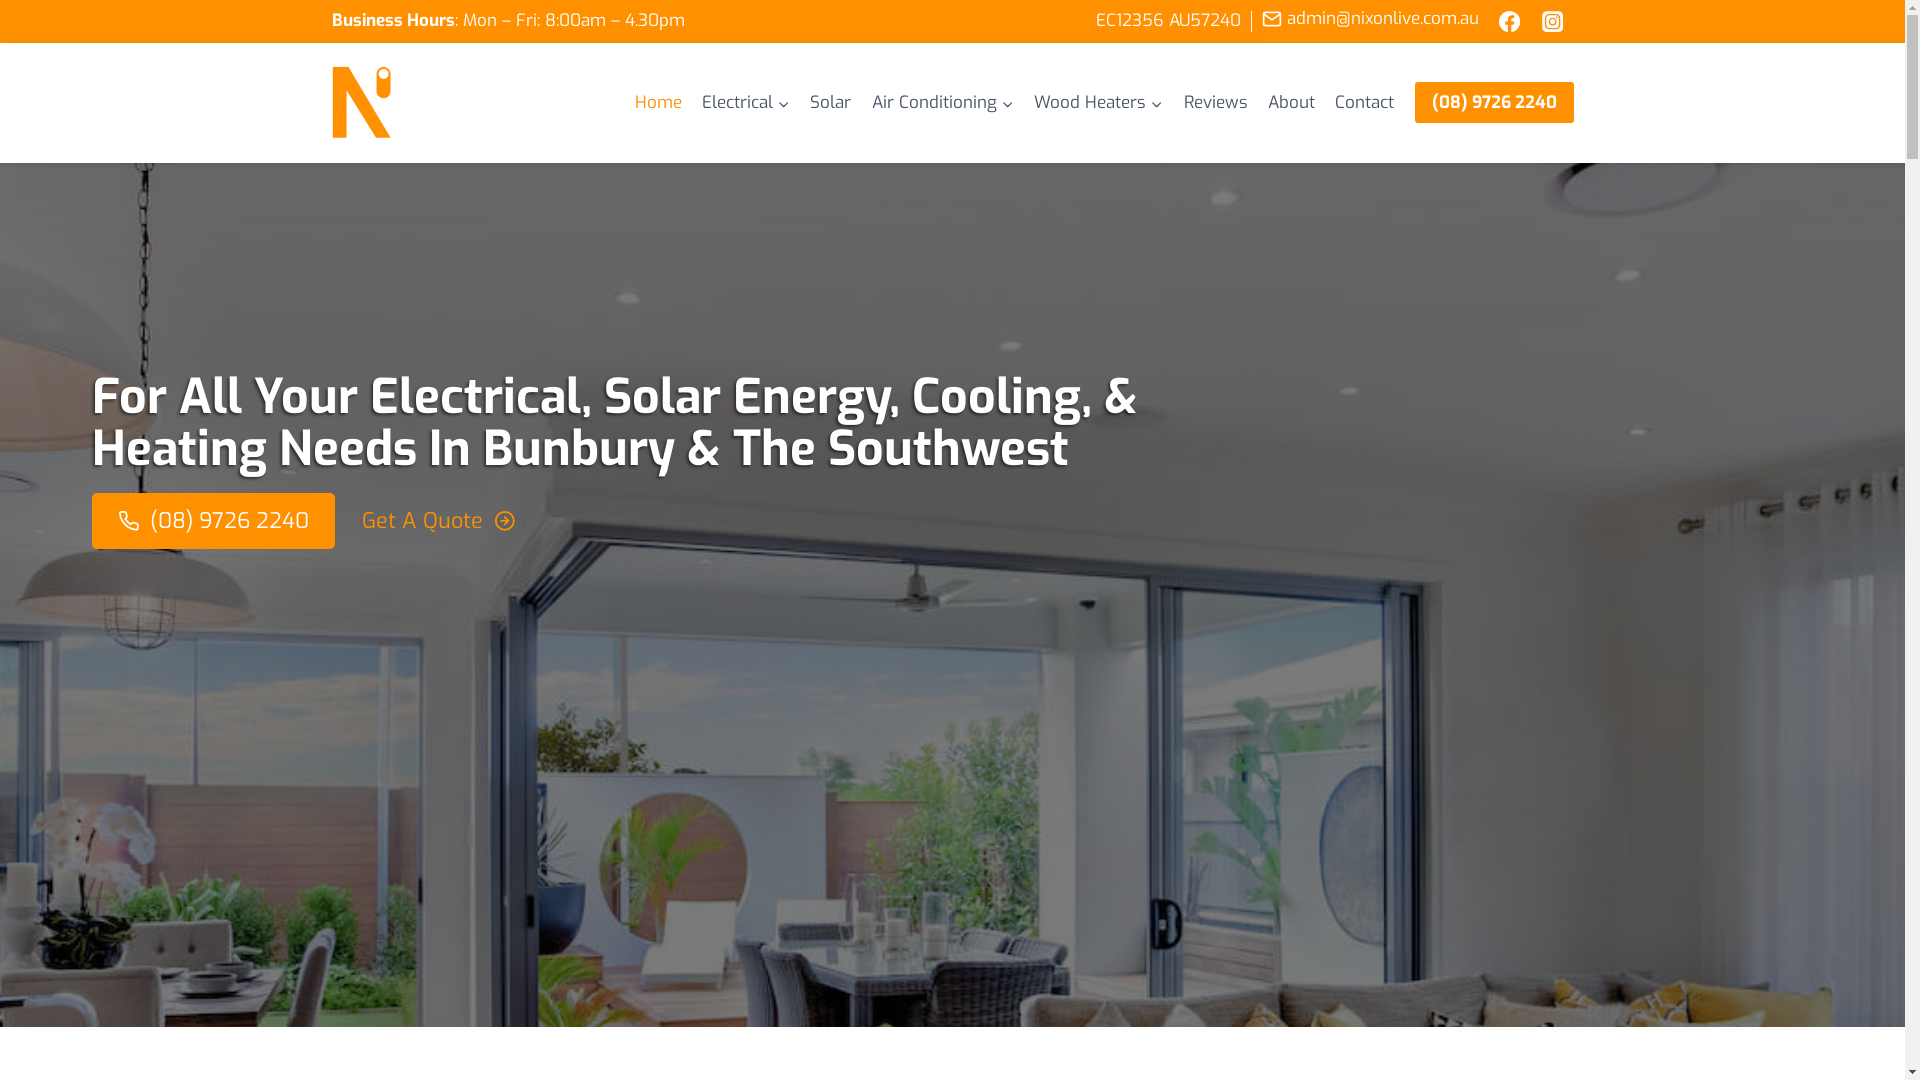  I want to click on 'About', so click(1291, 101).